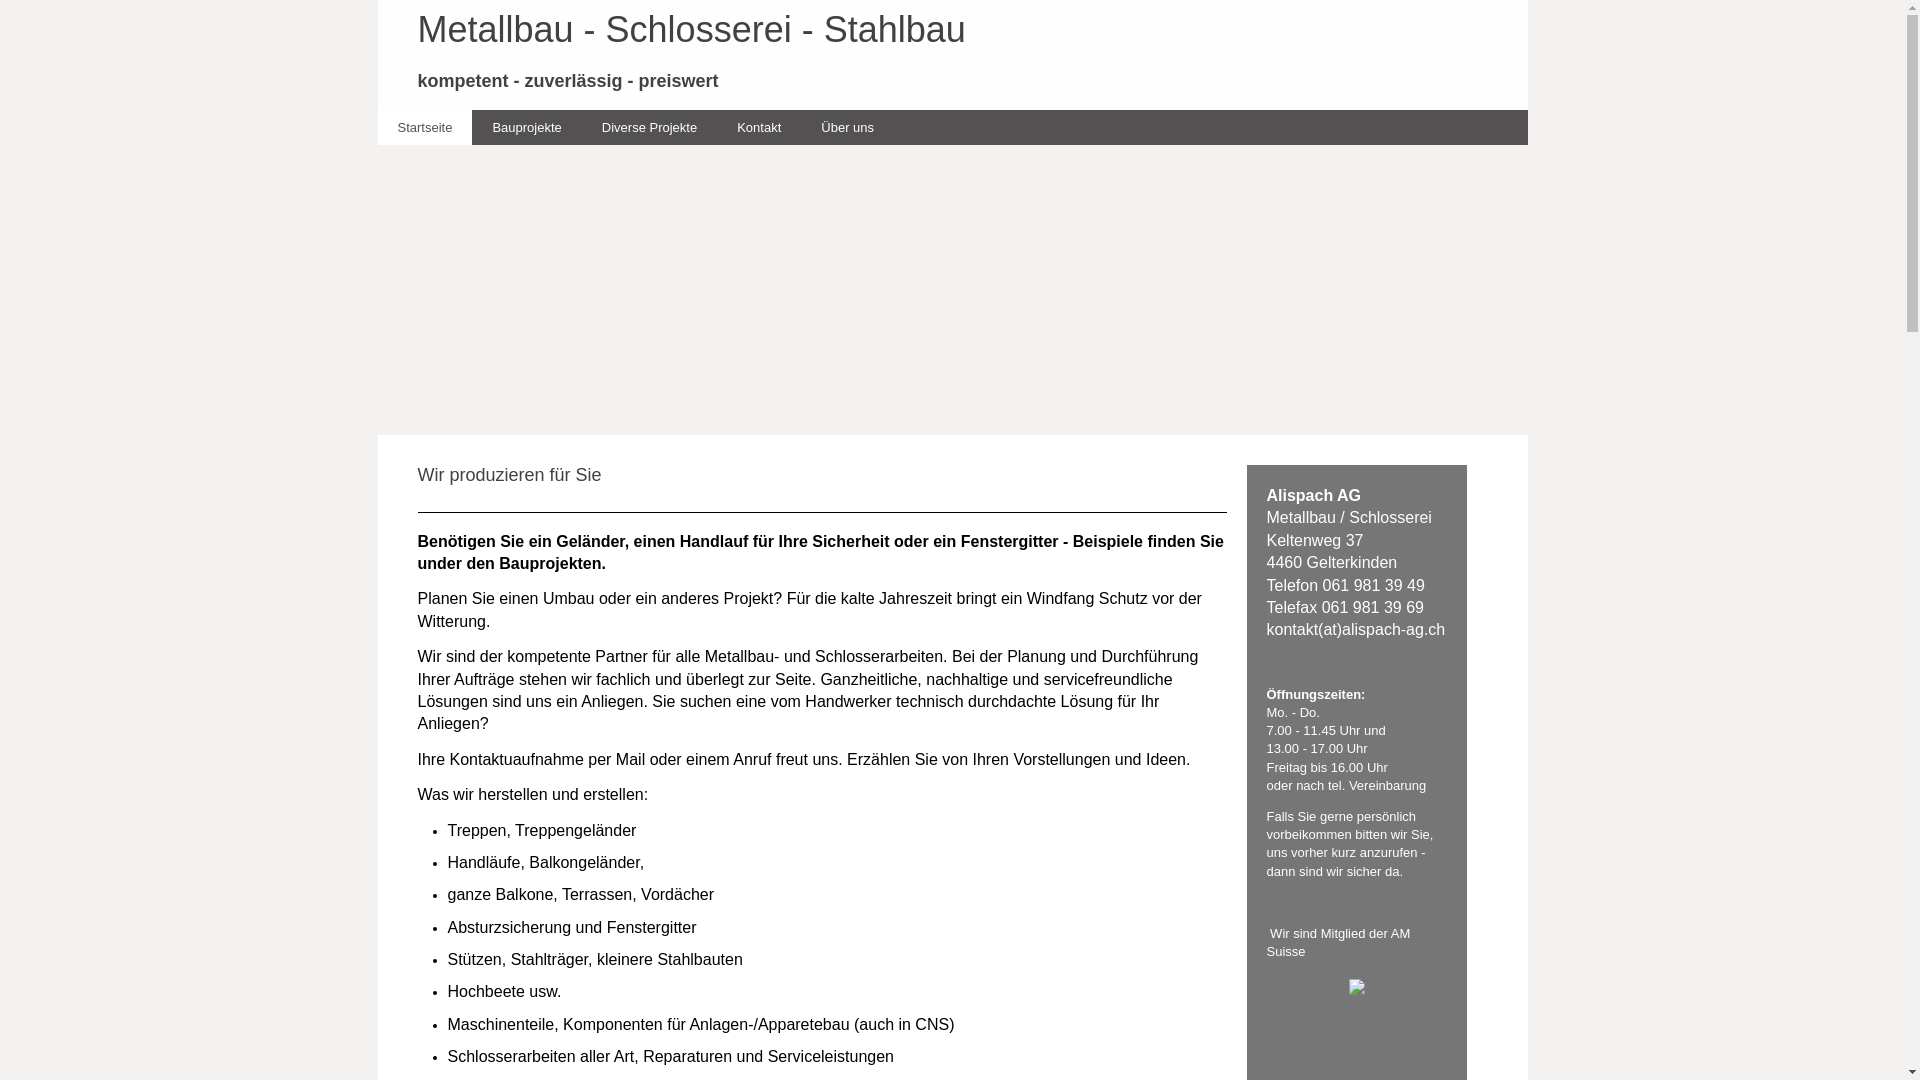  Describe the element at coordinates (757, 127) in the screenshot. I see `'Kontakt'` at that location.